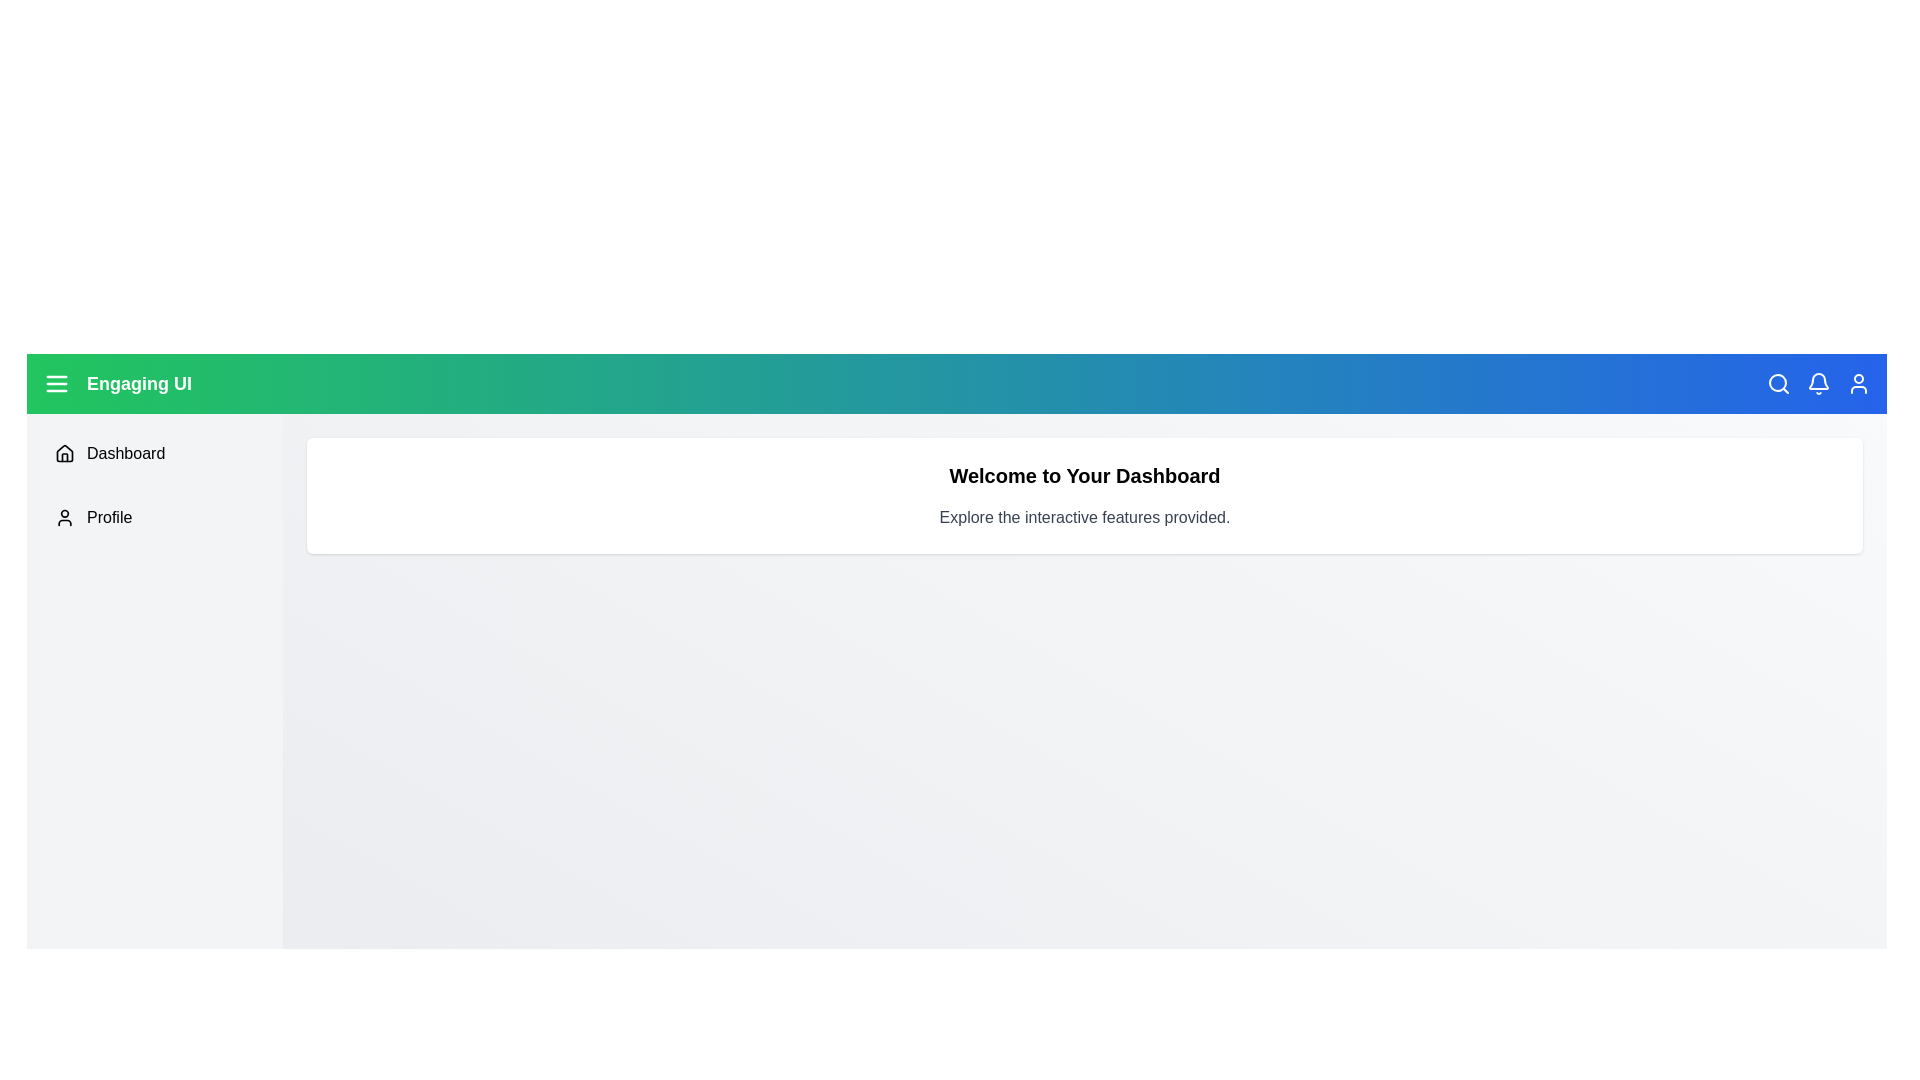 Image resolution: width=1920 pixels, height=1080 pixels. Describe the element at coordinates (153, 454) in the screenshot. I see `the navigation item Dashboard in the sidebar` at that location.